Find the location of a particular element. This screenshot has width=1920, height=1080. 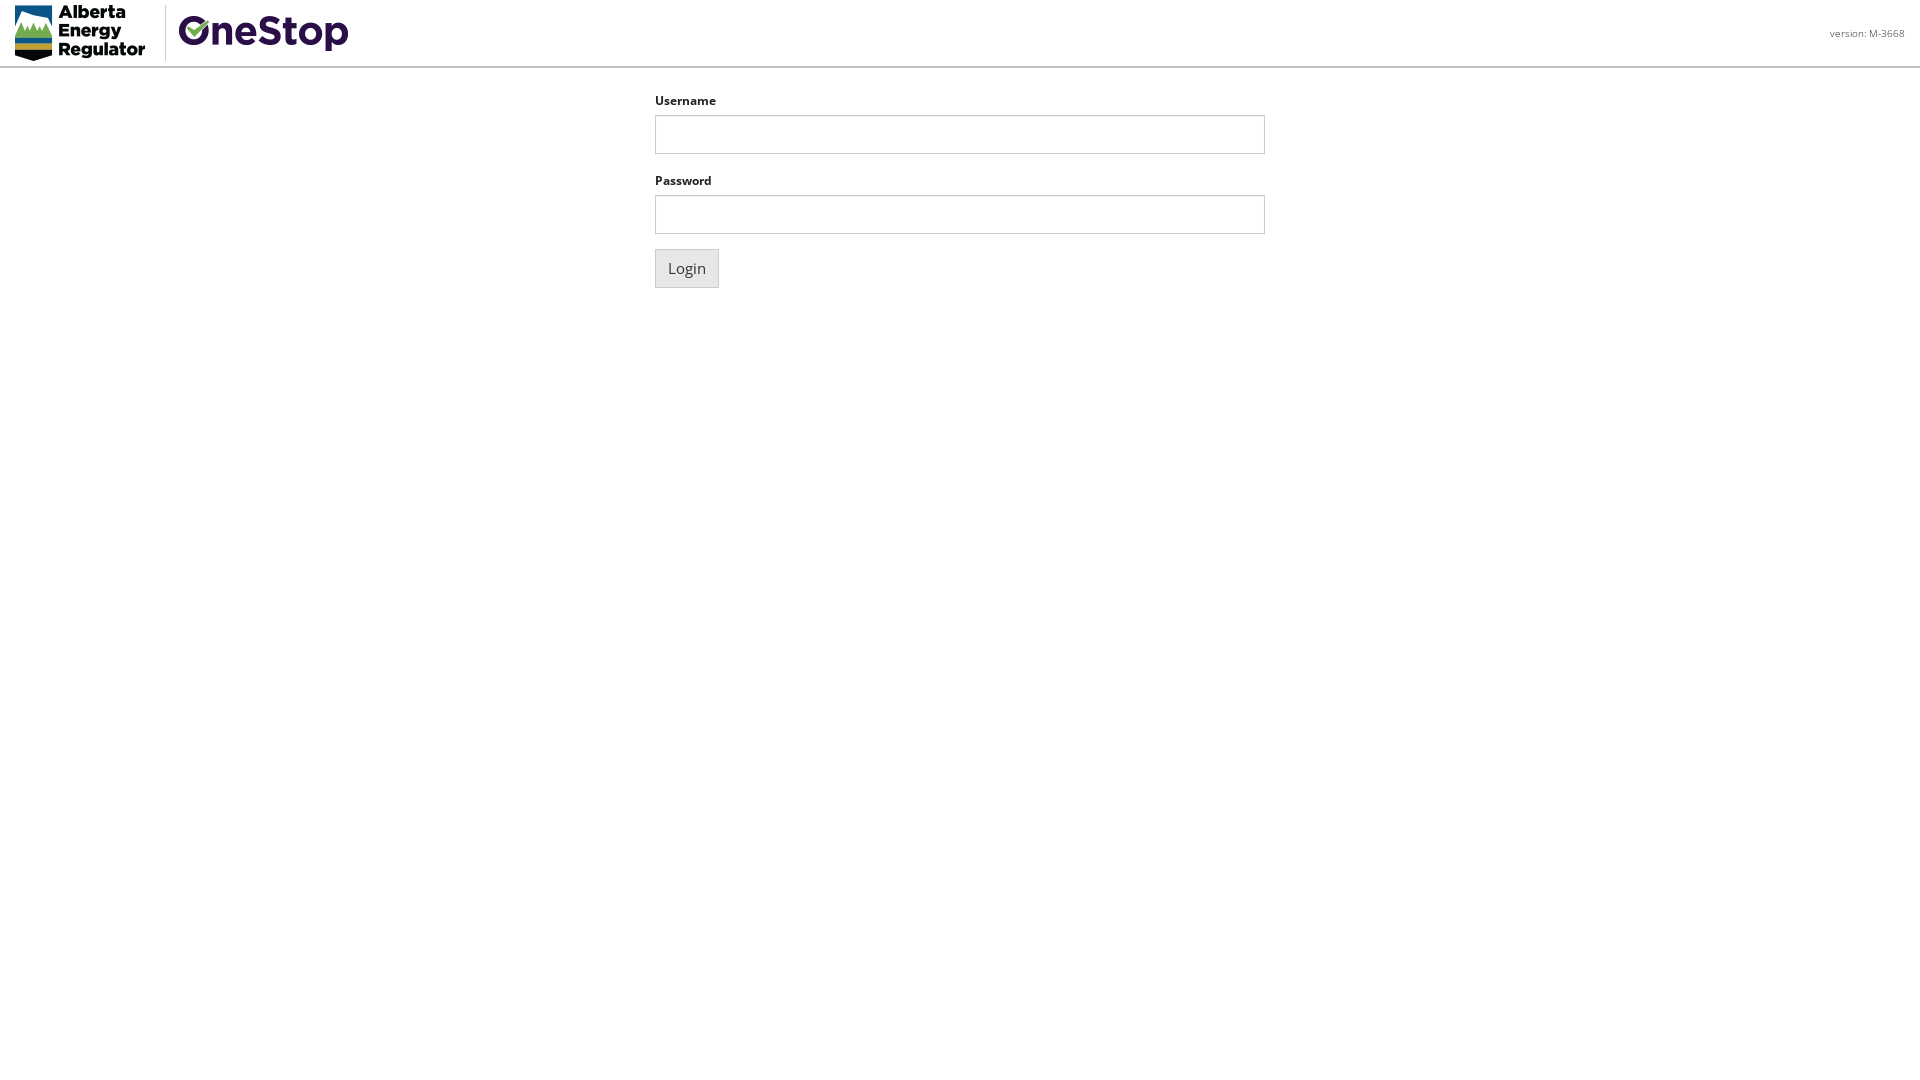

'Login' is located at coordinates (686, 267).